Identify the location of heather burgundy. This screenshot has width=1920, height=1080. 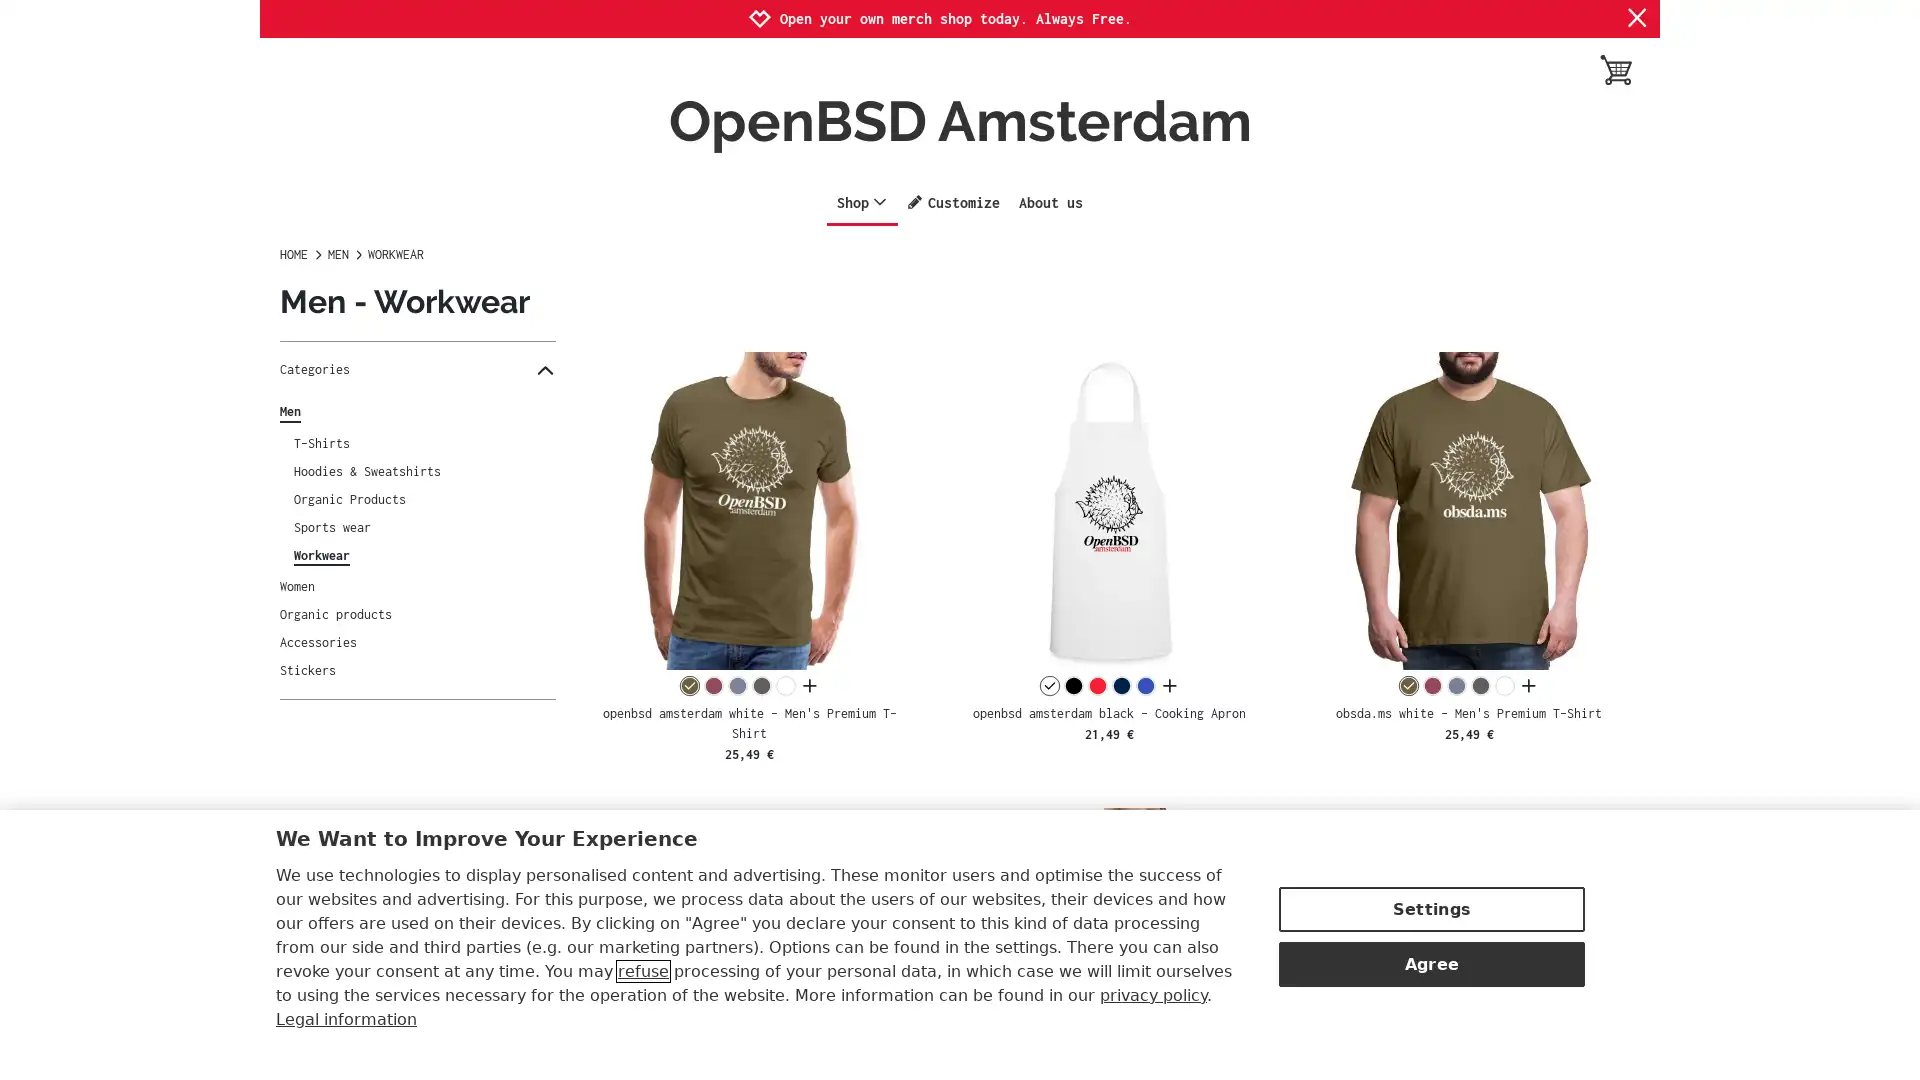
(1432, 685).